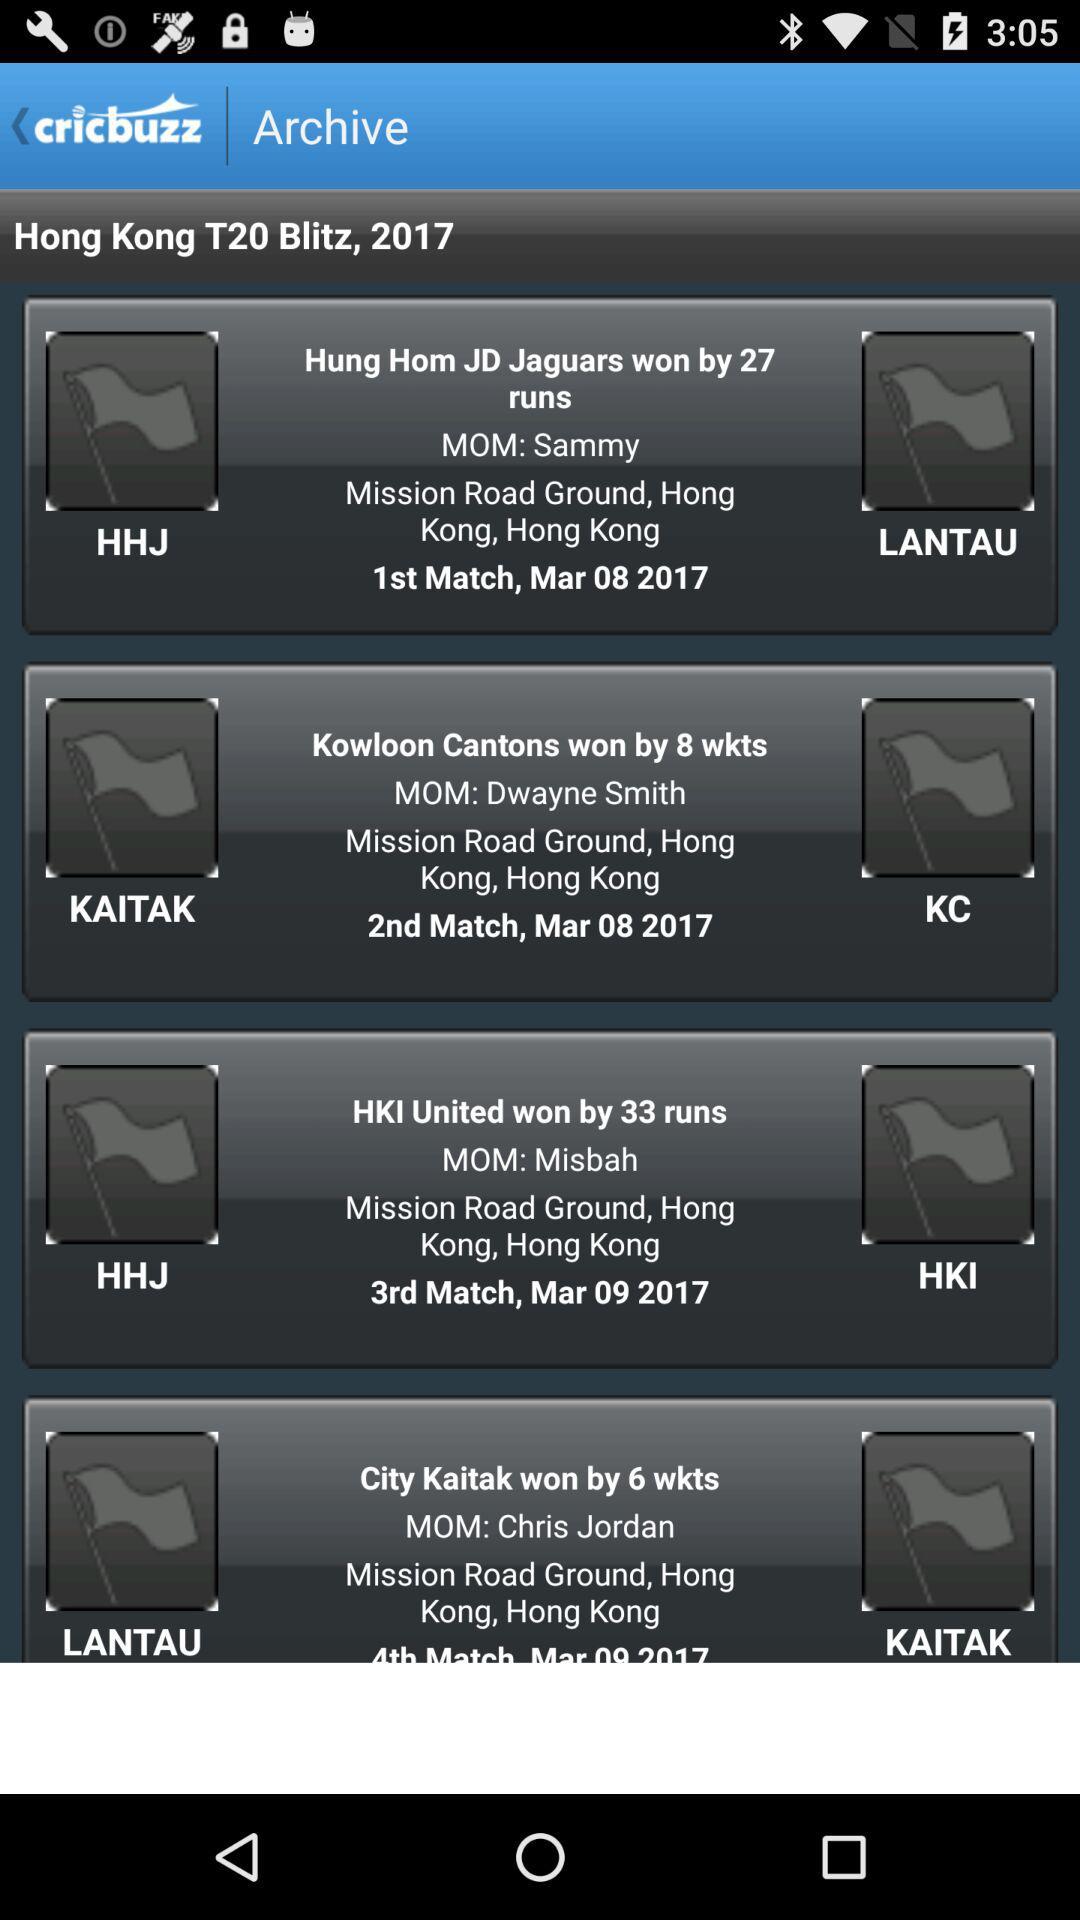 This screenshot has width=1080, height=1920. Describe the element at coordinates (947, 906) in the screenshot. I see `app to the right of the mission road ground icon` at that location.